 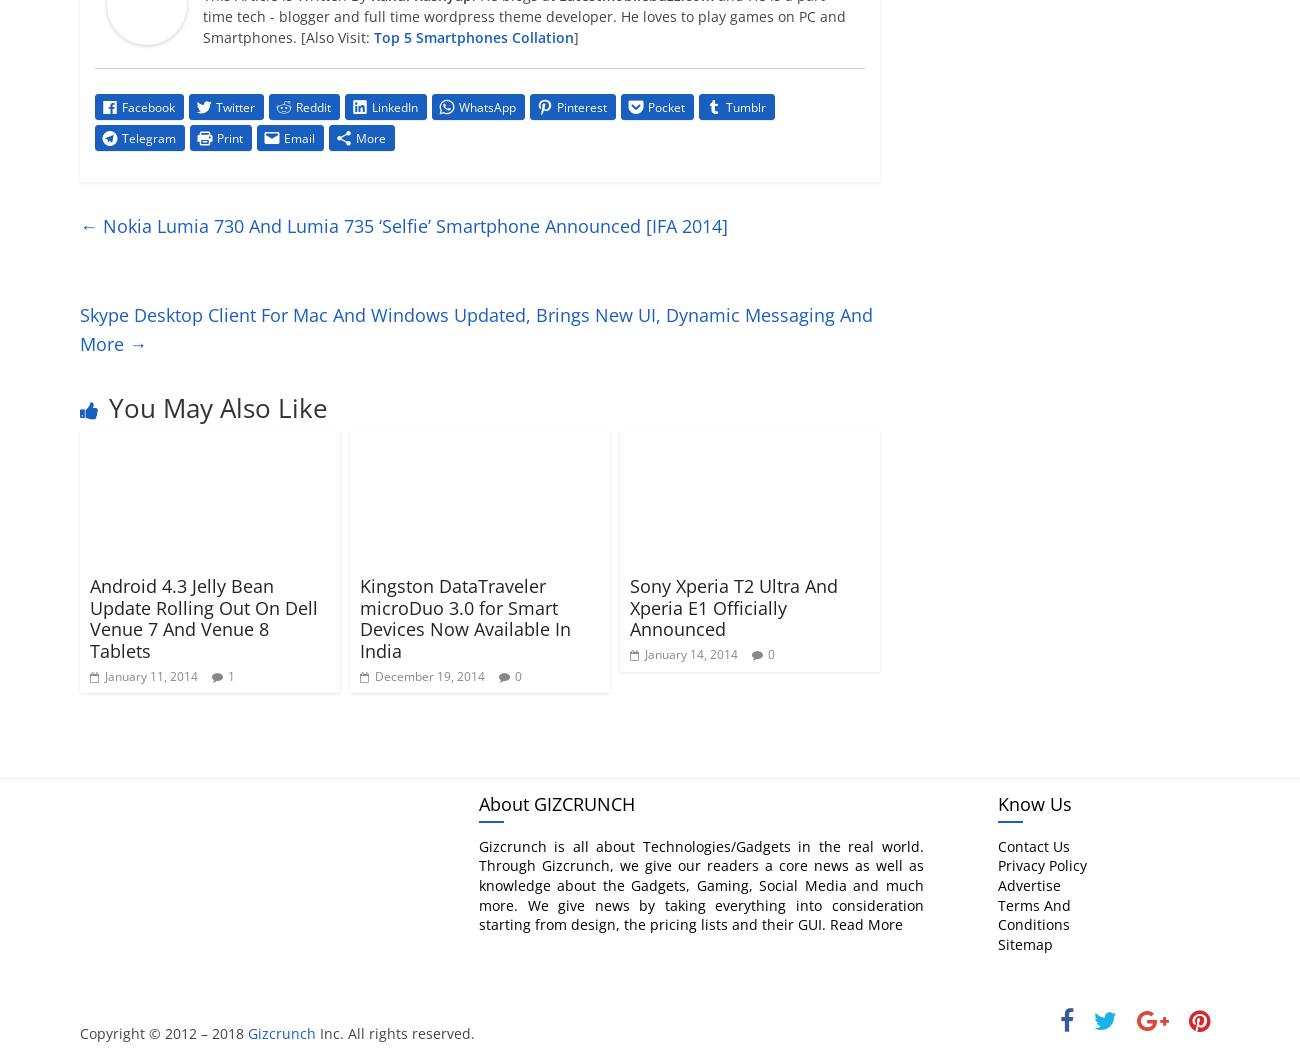 I want to click on 'Gizcrunch is all about Technologies/Gadgets in the real world. Through Gizcrunch, we give our readers a core news as well as knowledge about the Gadgets, Gaming, Social Media and much more. We give news by taking everything into consideration starting from design, the pricing lists and their GUI.', so click(x=699, y=884).